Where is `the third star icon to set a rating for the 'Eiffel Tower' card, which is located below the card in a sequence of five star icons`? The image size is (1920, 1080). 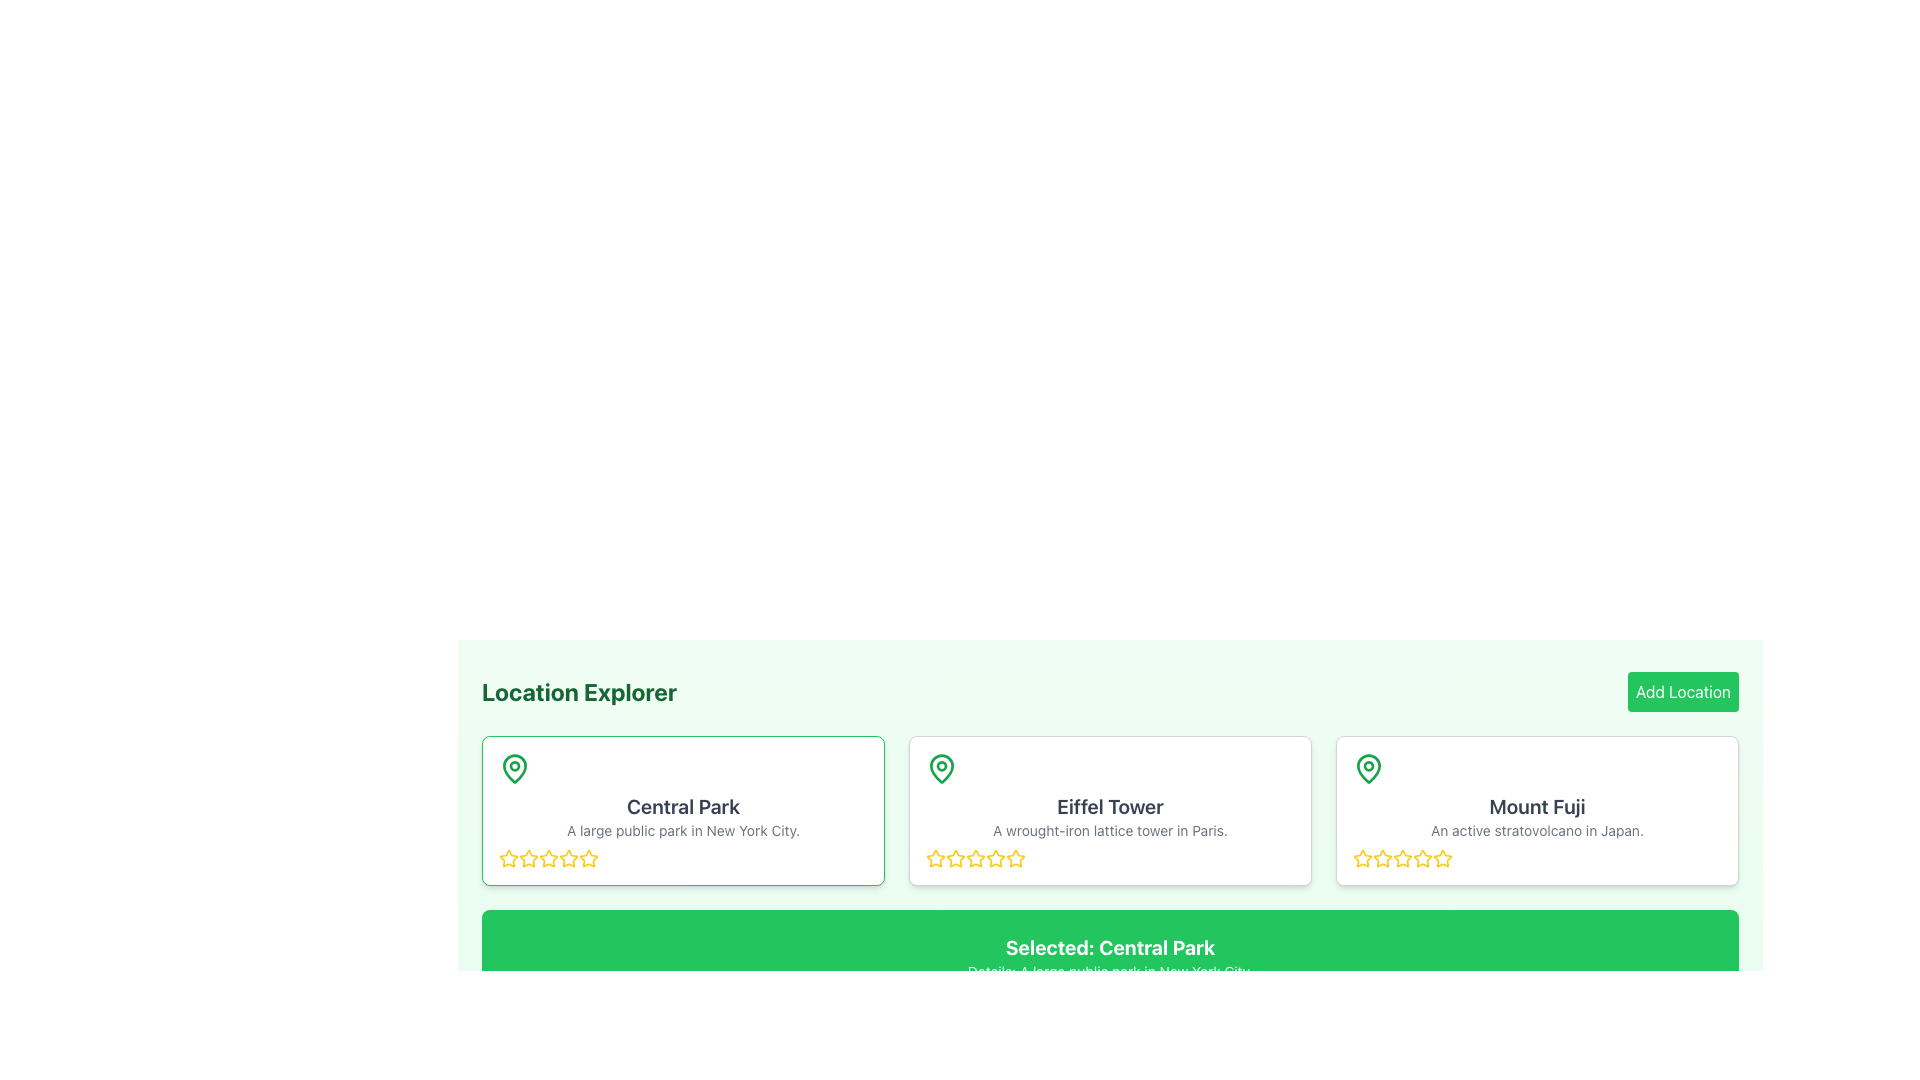
the third star icon to set a rating for the 'Eiffel Tower' card, which is located below the card in a sequence of five star icons is located at coordinates (954, 858).